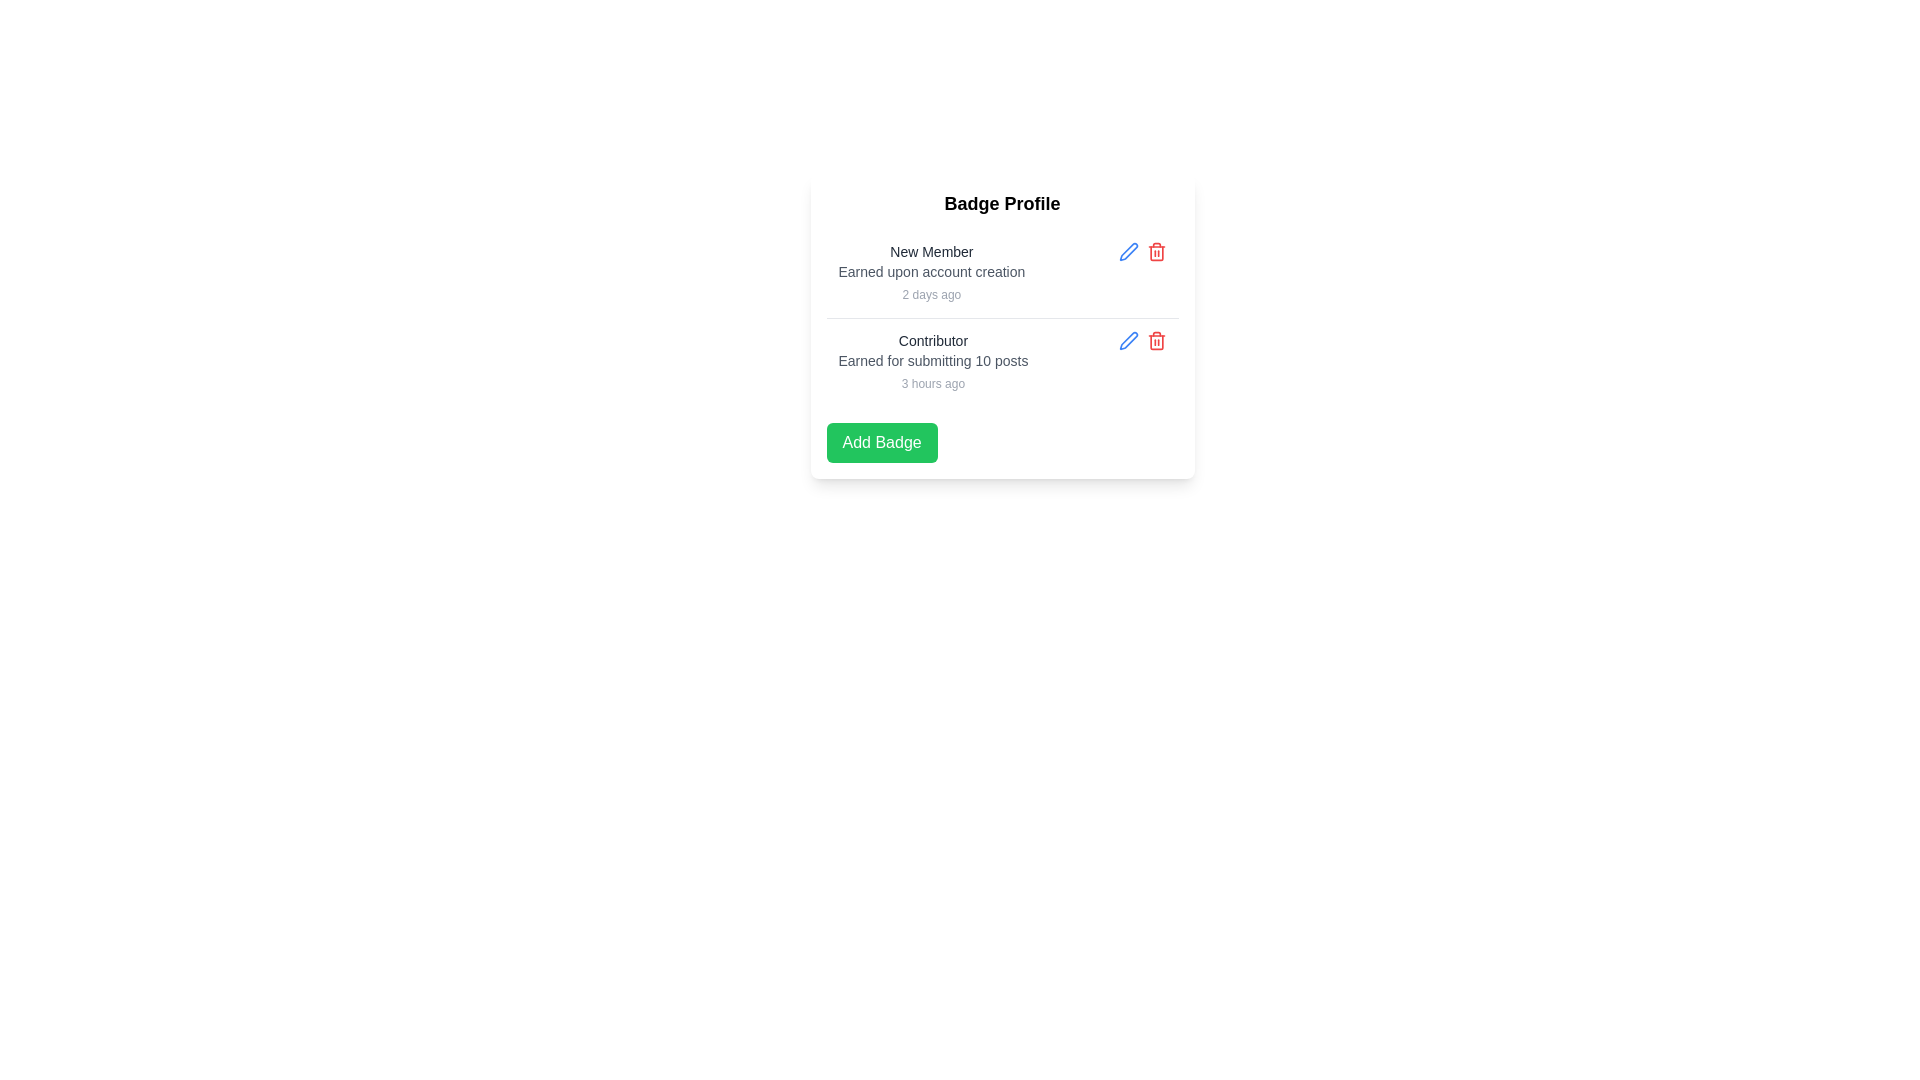 Image resolution: width=1920 pixels, height=1080 pixels. I want to click on the information display block that shows details of a badge, including its name, reason for earning, and time awarded, located in the second row of the Badge Profile content, so click(932, 362).